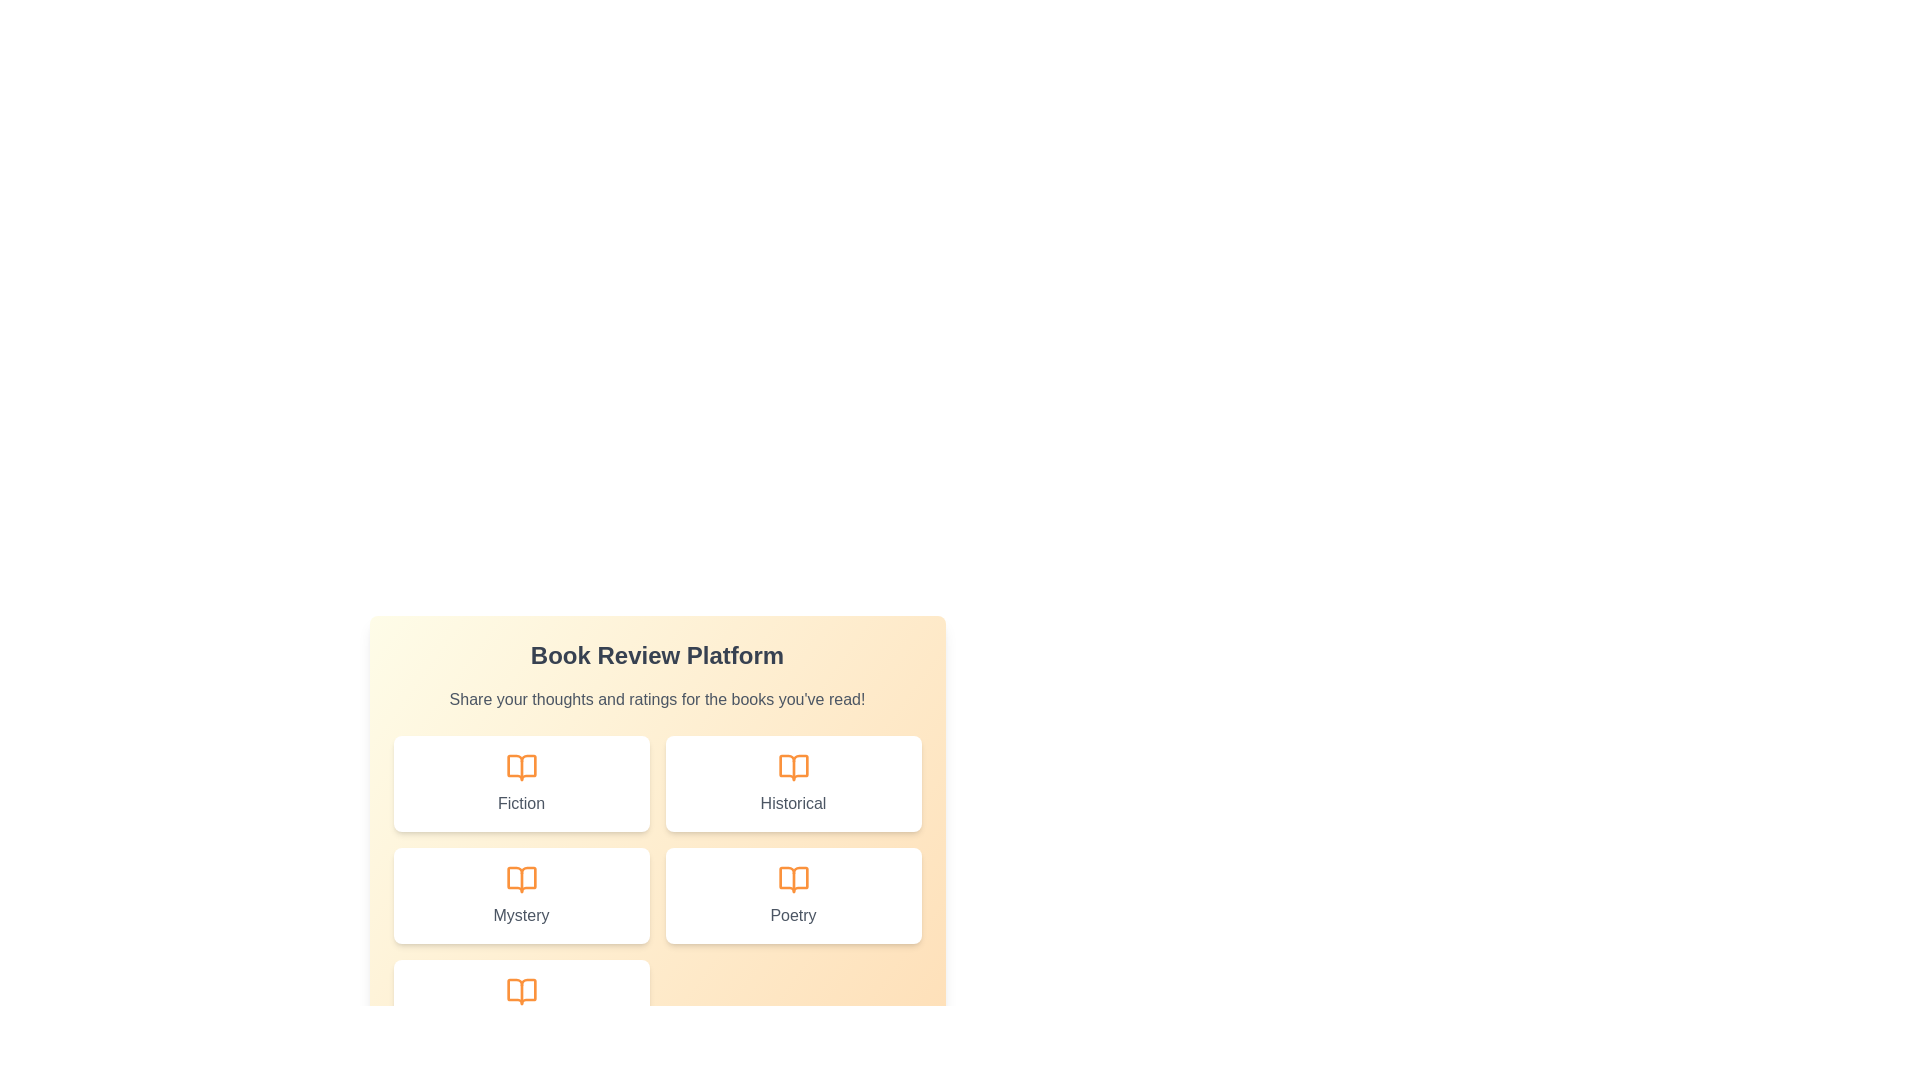 Image resolution: width=1920 pixels, height=1080 pixels. I want to click on the informational prompt encouraging users to share their thoughts and ratings for books they have read, located below the 'Book Review Platform' header, so click(657, 698).